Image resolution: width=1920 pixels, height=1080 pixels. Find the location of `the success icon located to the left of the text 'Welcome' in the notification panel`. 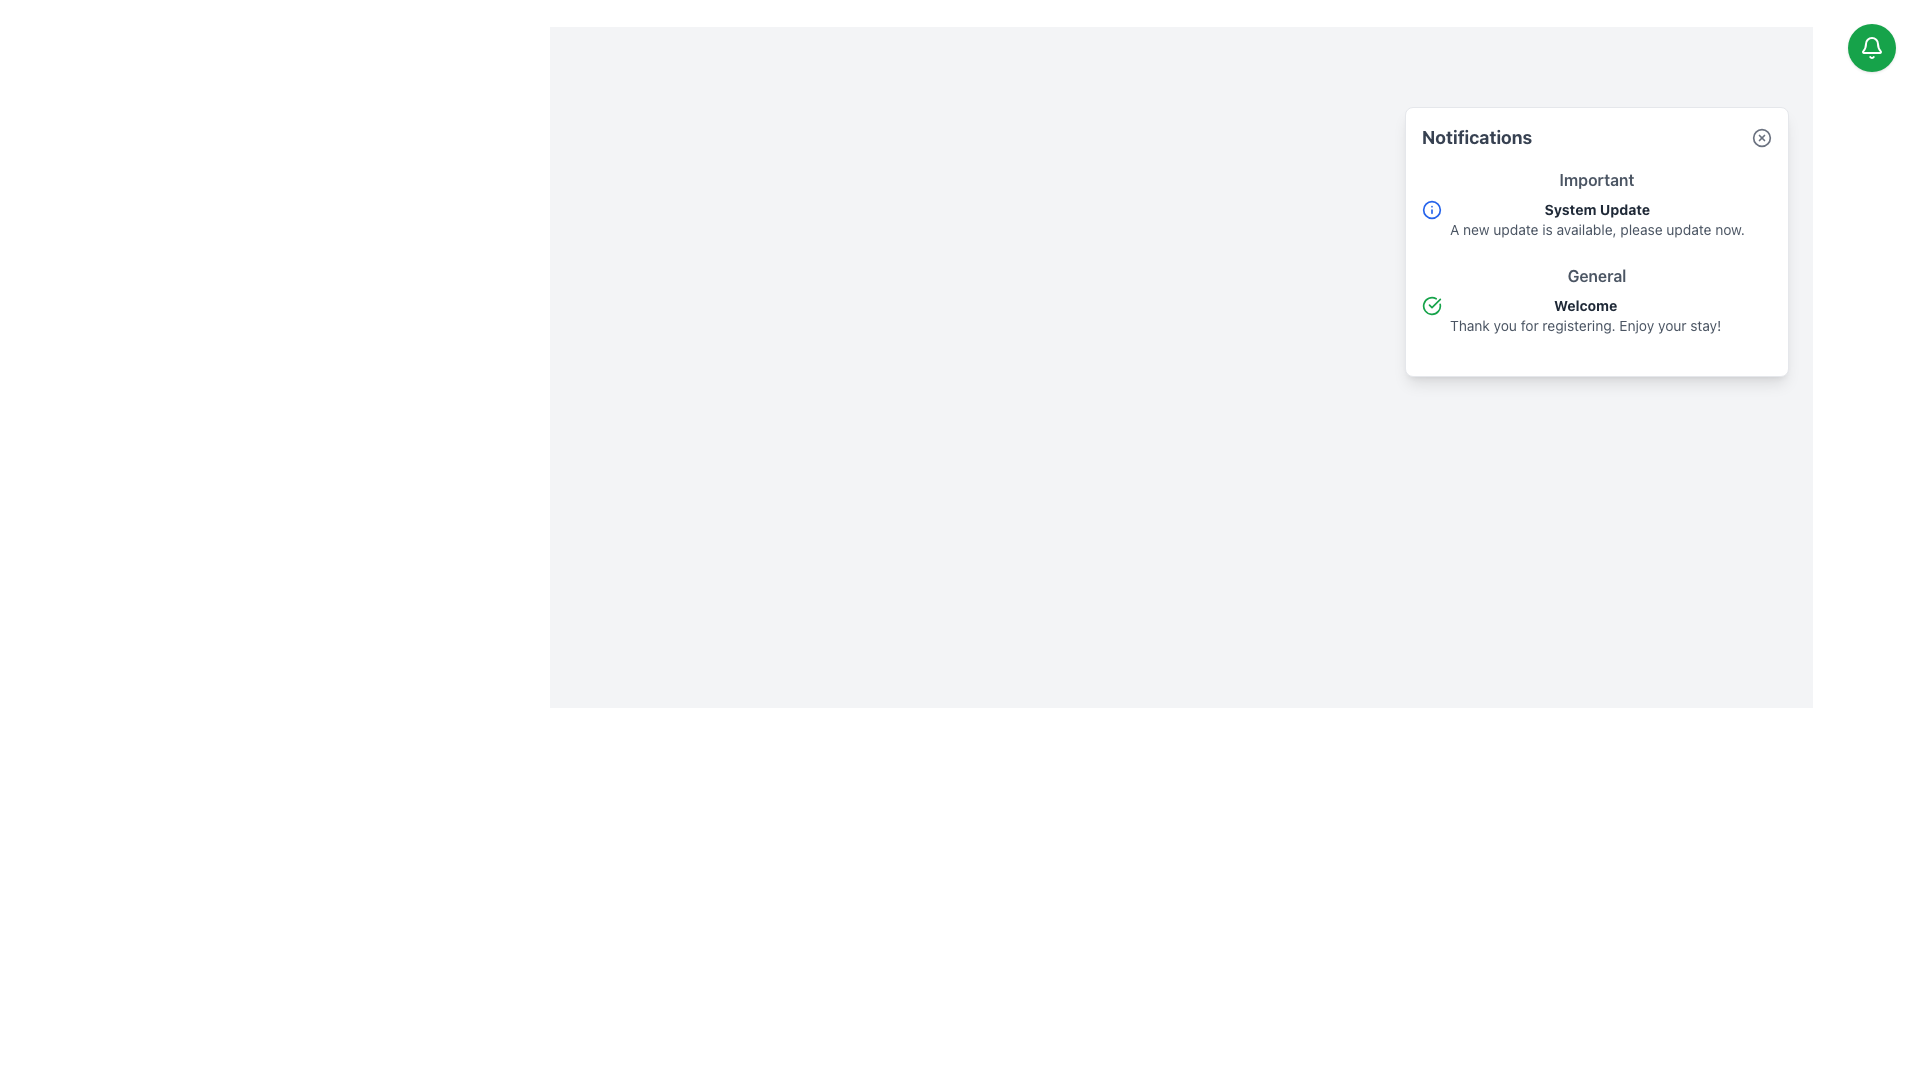

the success icon located to the left of the text 'Welcome' in the notification panel is located at coordinates (1430, 305).